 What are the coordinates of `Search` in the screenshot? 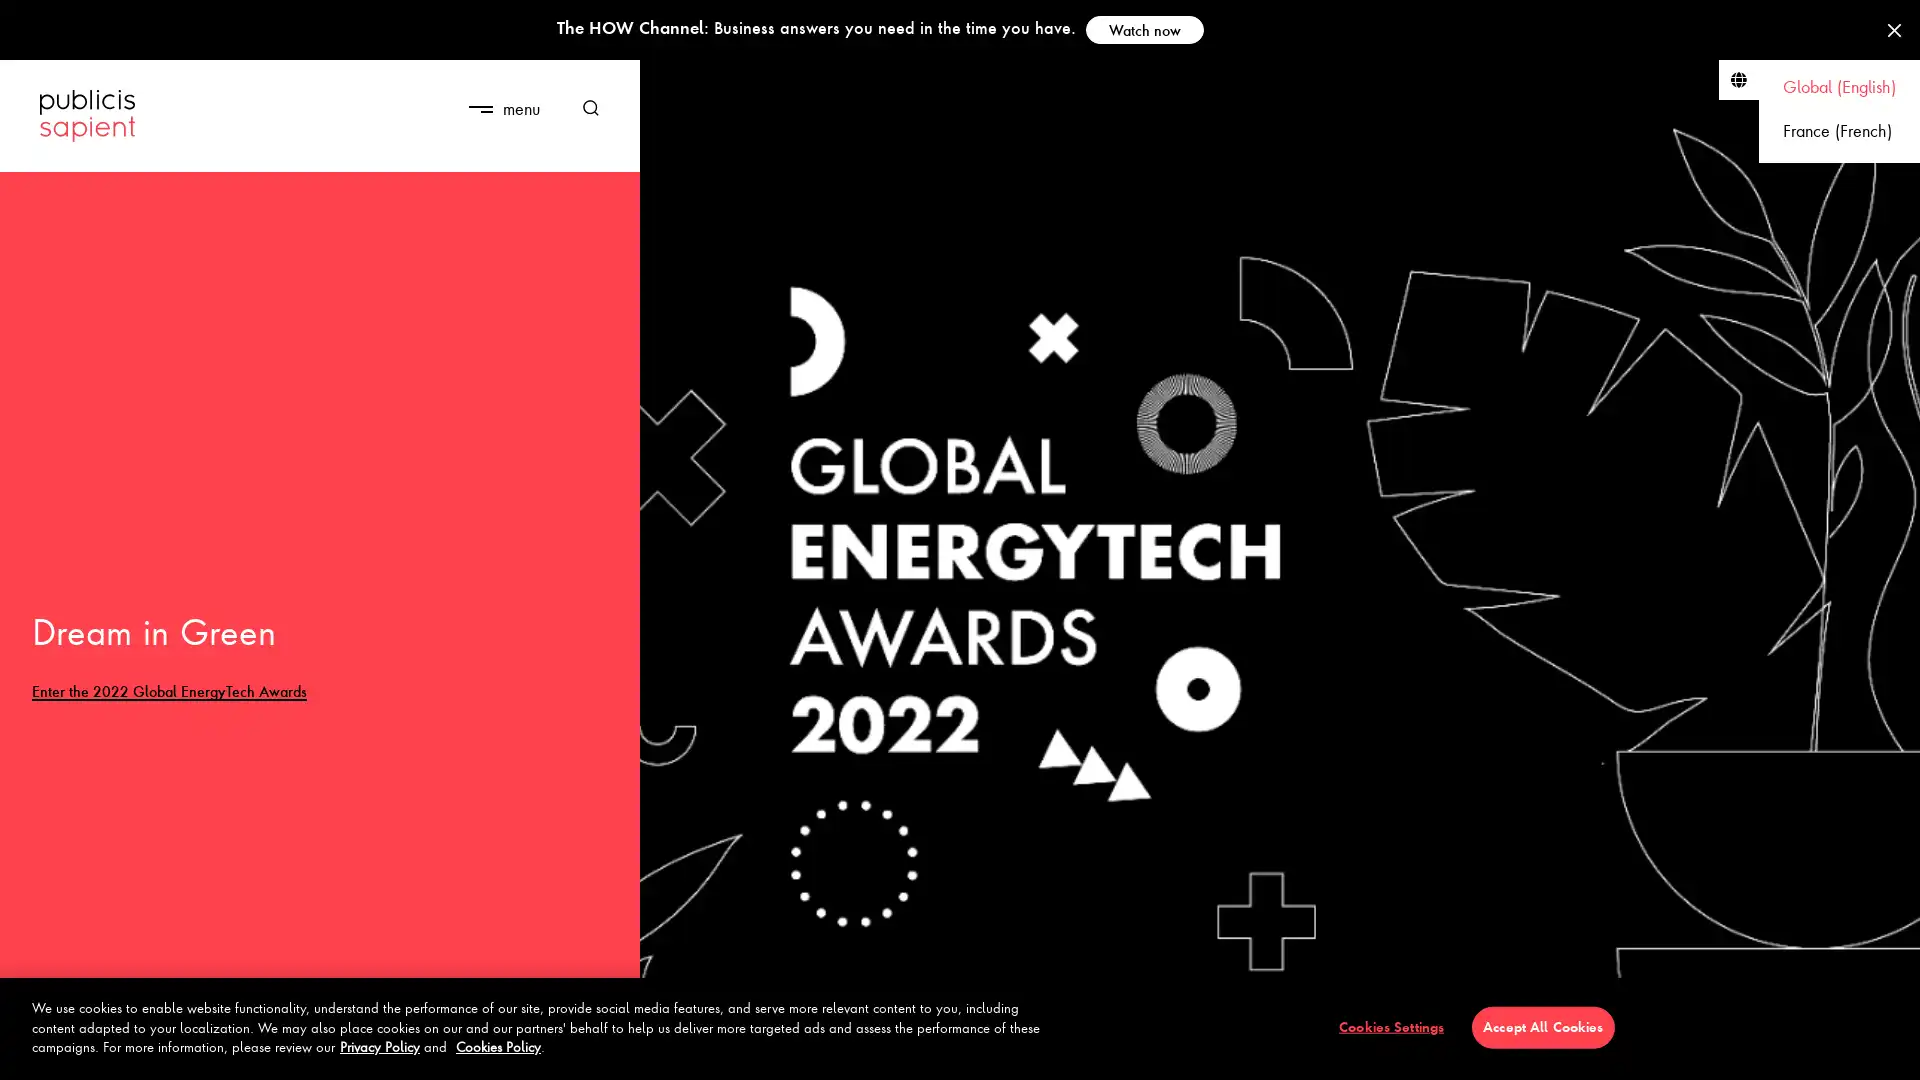 It's located at (583, 108).